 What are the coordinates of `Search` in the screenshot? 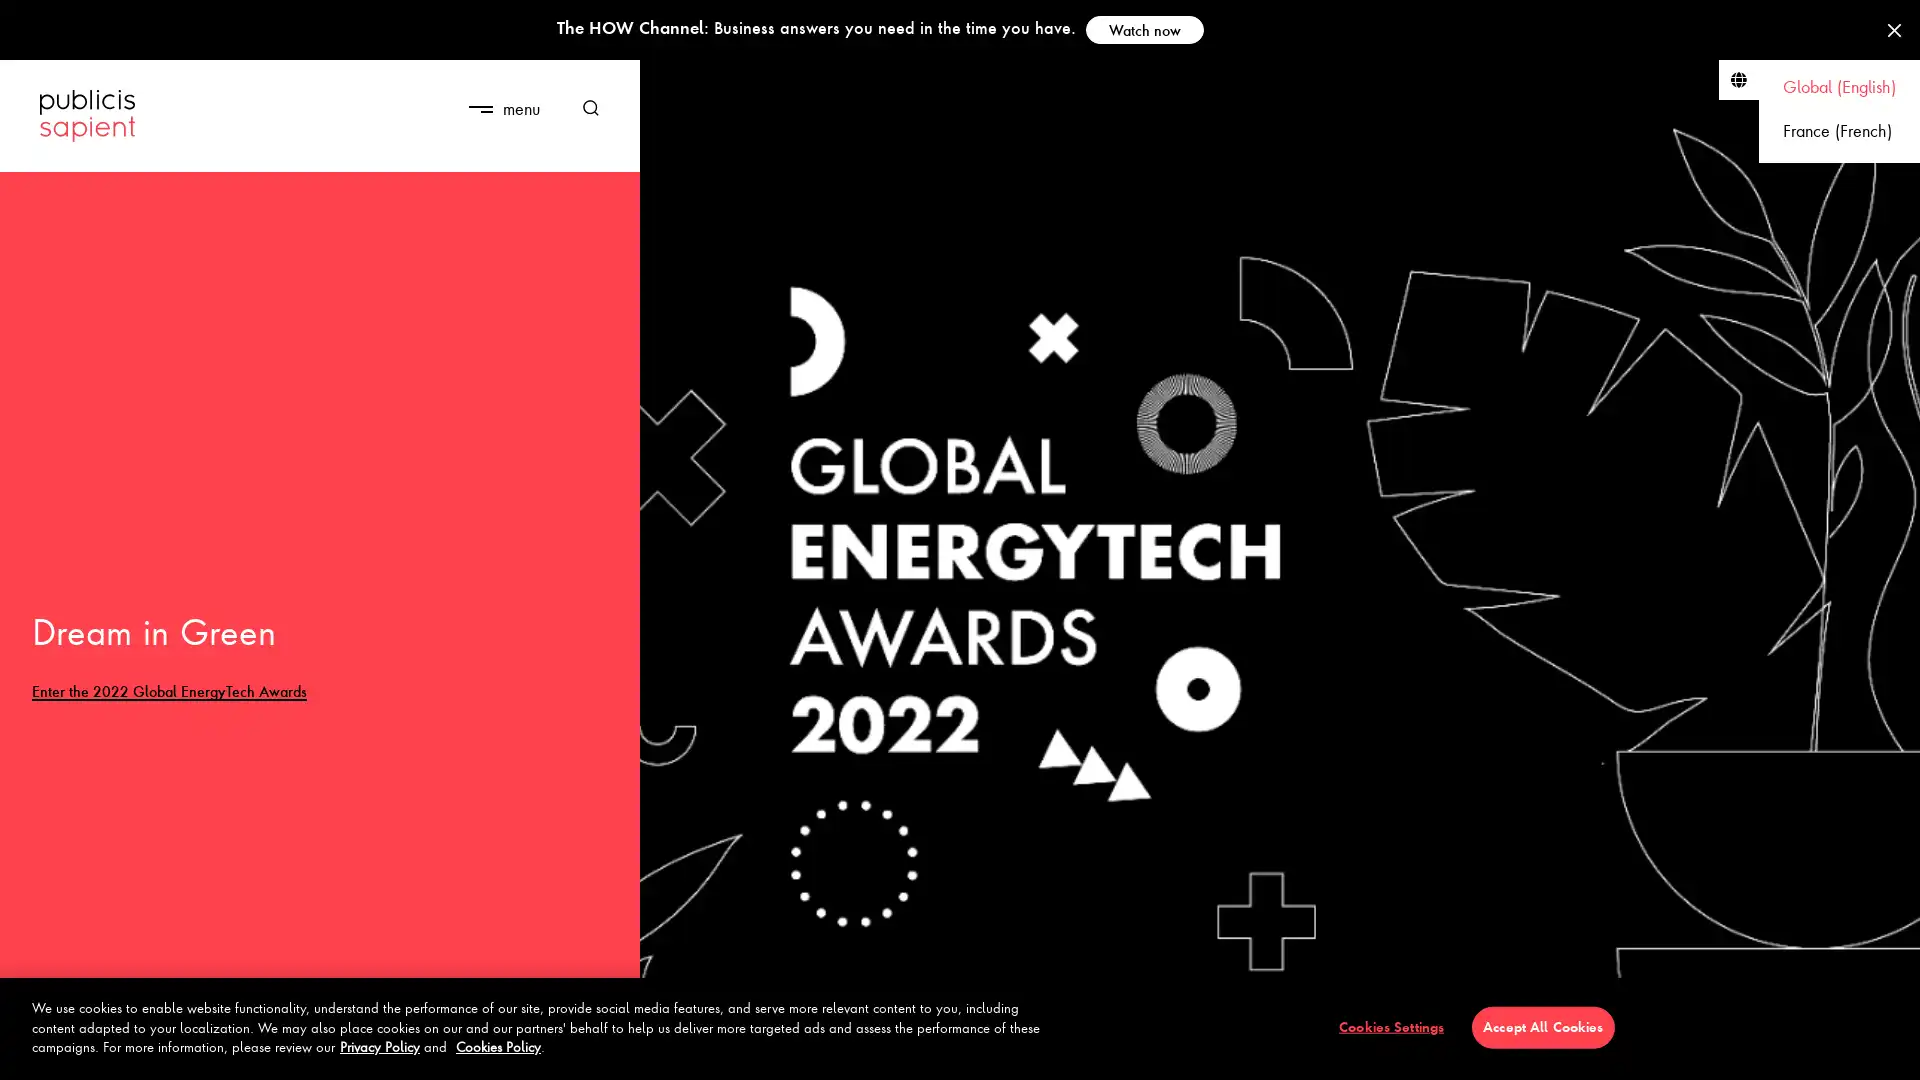 It's located at (583, 108).